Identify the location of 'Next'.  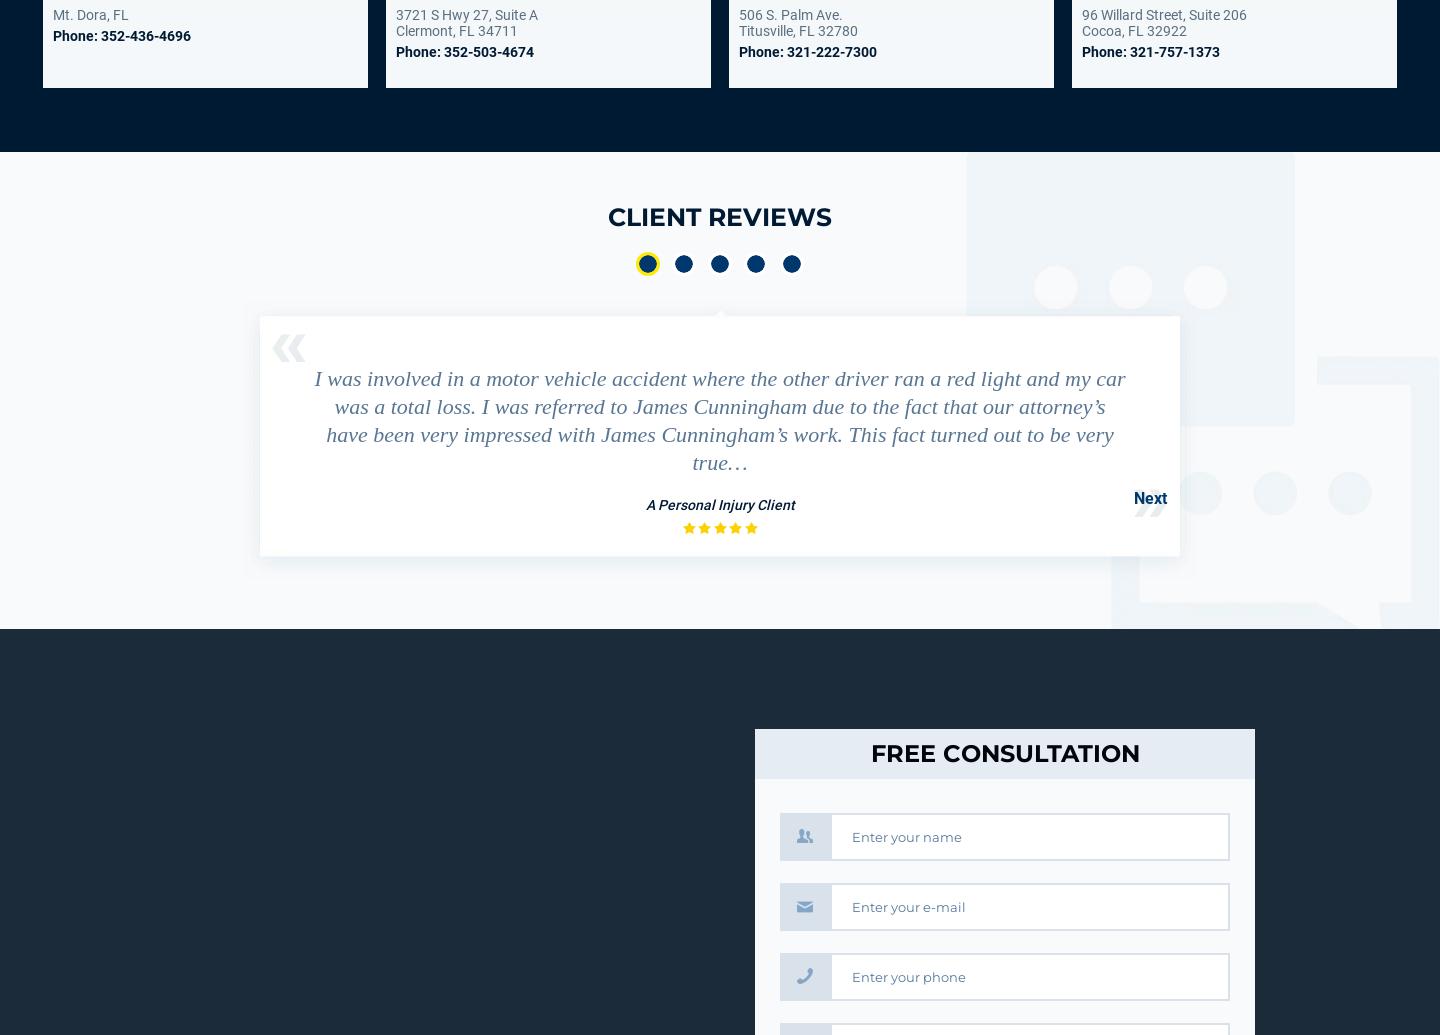
(1150, 498).